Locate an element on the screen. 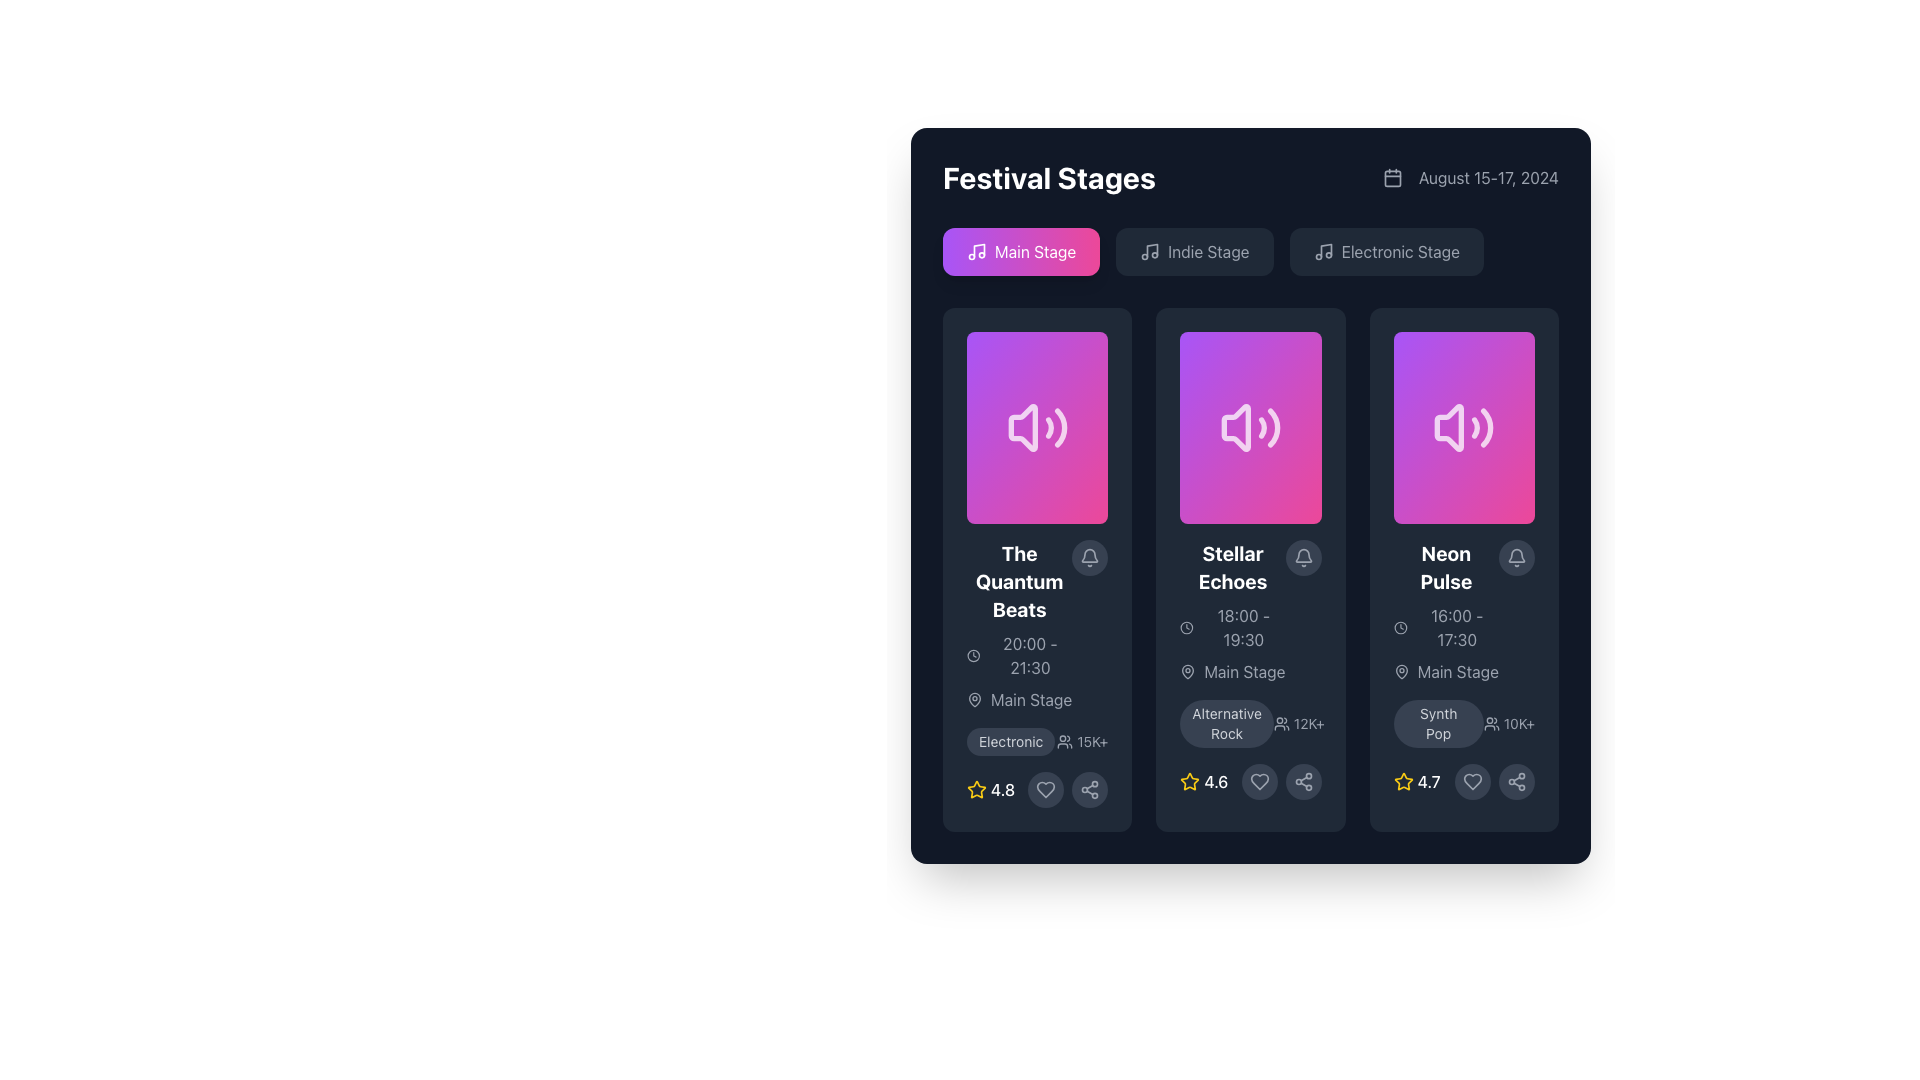 Image resolution: width=1920 pixels, height=1080 pixels. the map pin icon located within the 'Main Stage' text block at the bottom-left corner of 'The Quantum Beats' card is located at coordinates (974, 698).